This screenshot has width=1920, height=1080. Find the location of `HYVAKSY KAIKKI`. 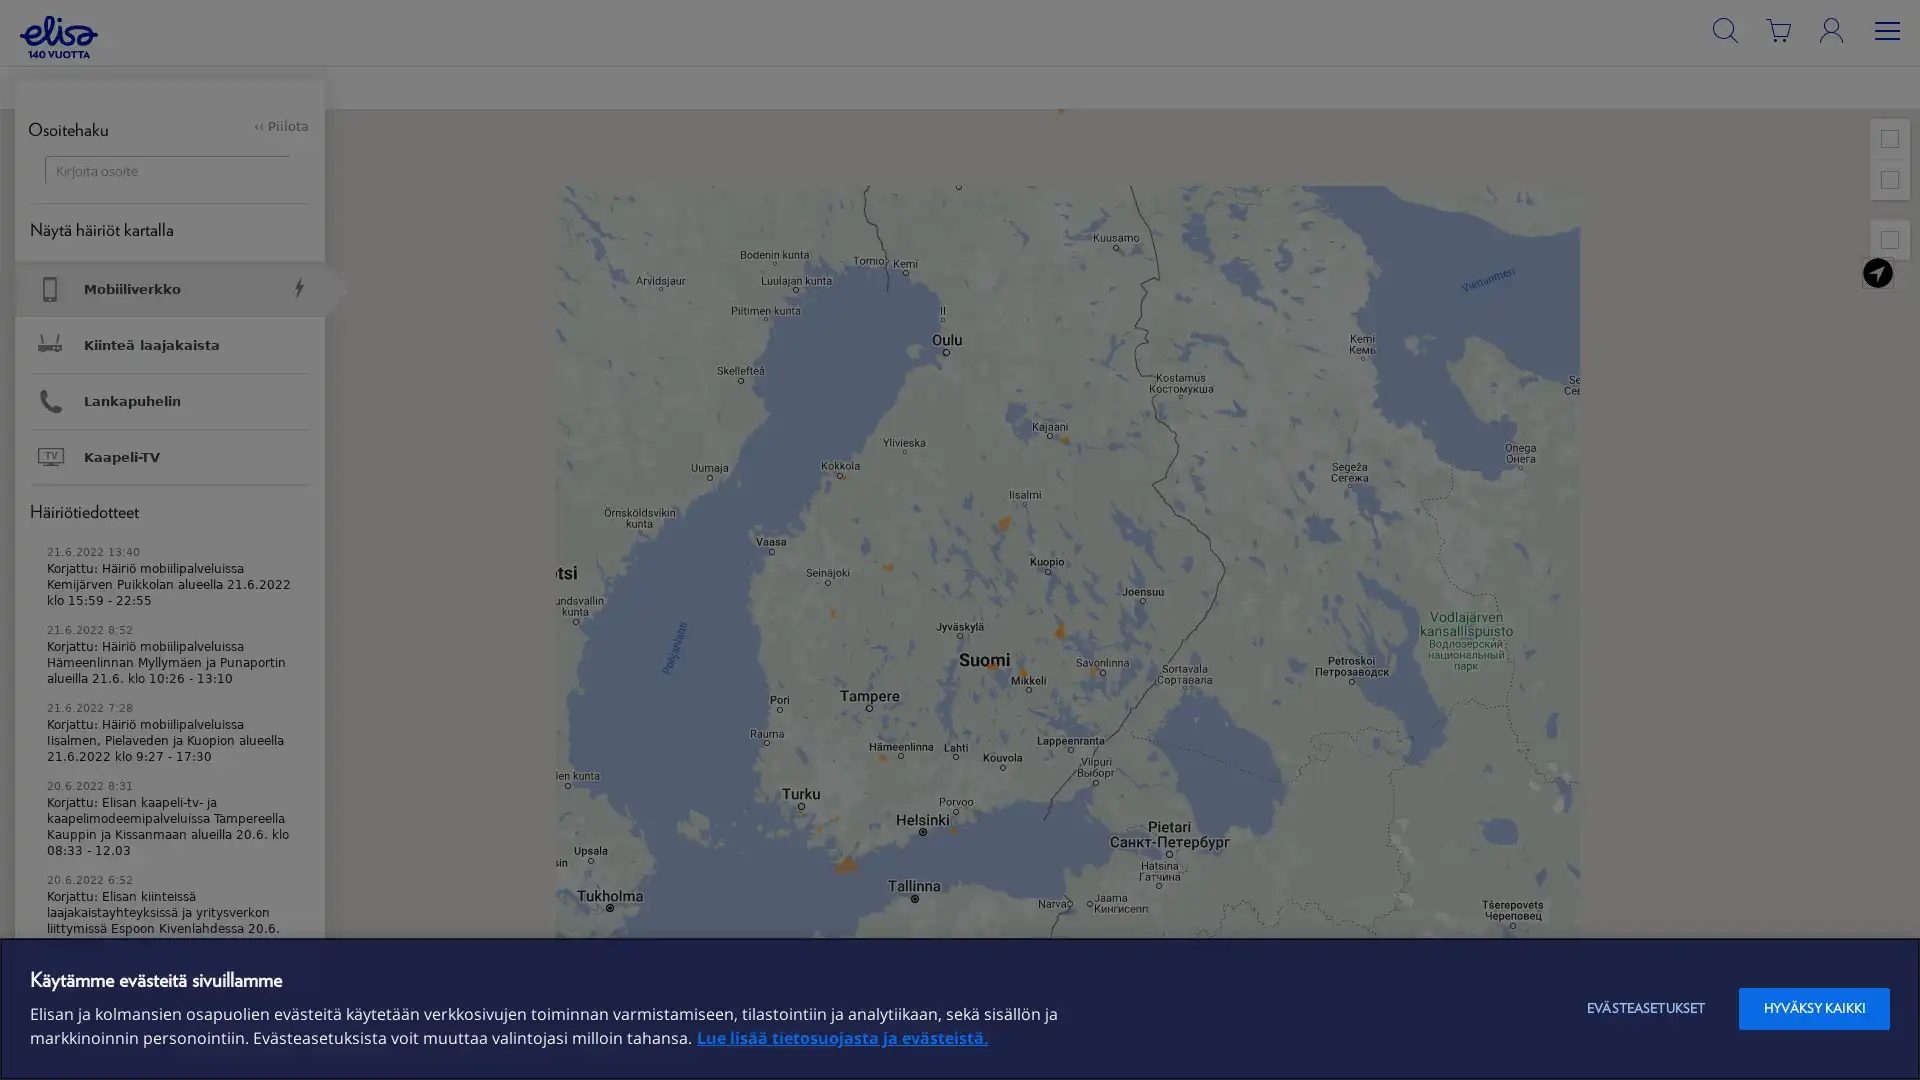

HYVAKSY KAIKKI is located at coordinates (1814, 1009).